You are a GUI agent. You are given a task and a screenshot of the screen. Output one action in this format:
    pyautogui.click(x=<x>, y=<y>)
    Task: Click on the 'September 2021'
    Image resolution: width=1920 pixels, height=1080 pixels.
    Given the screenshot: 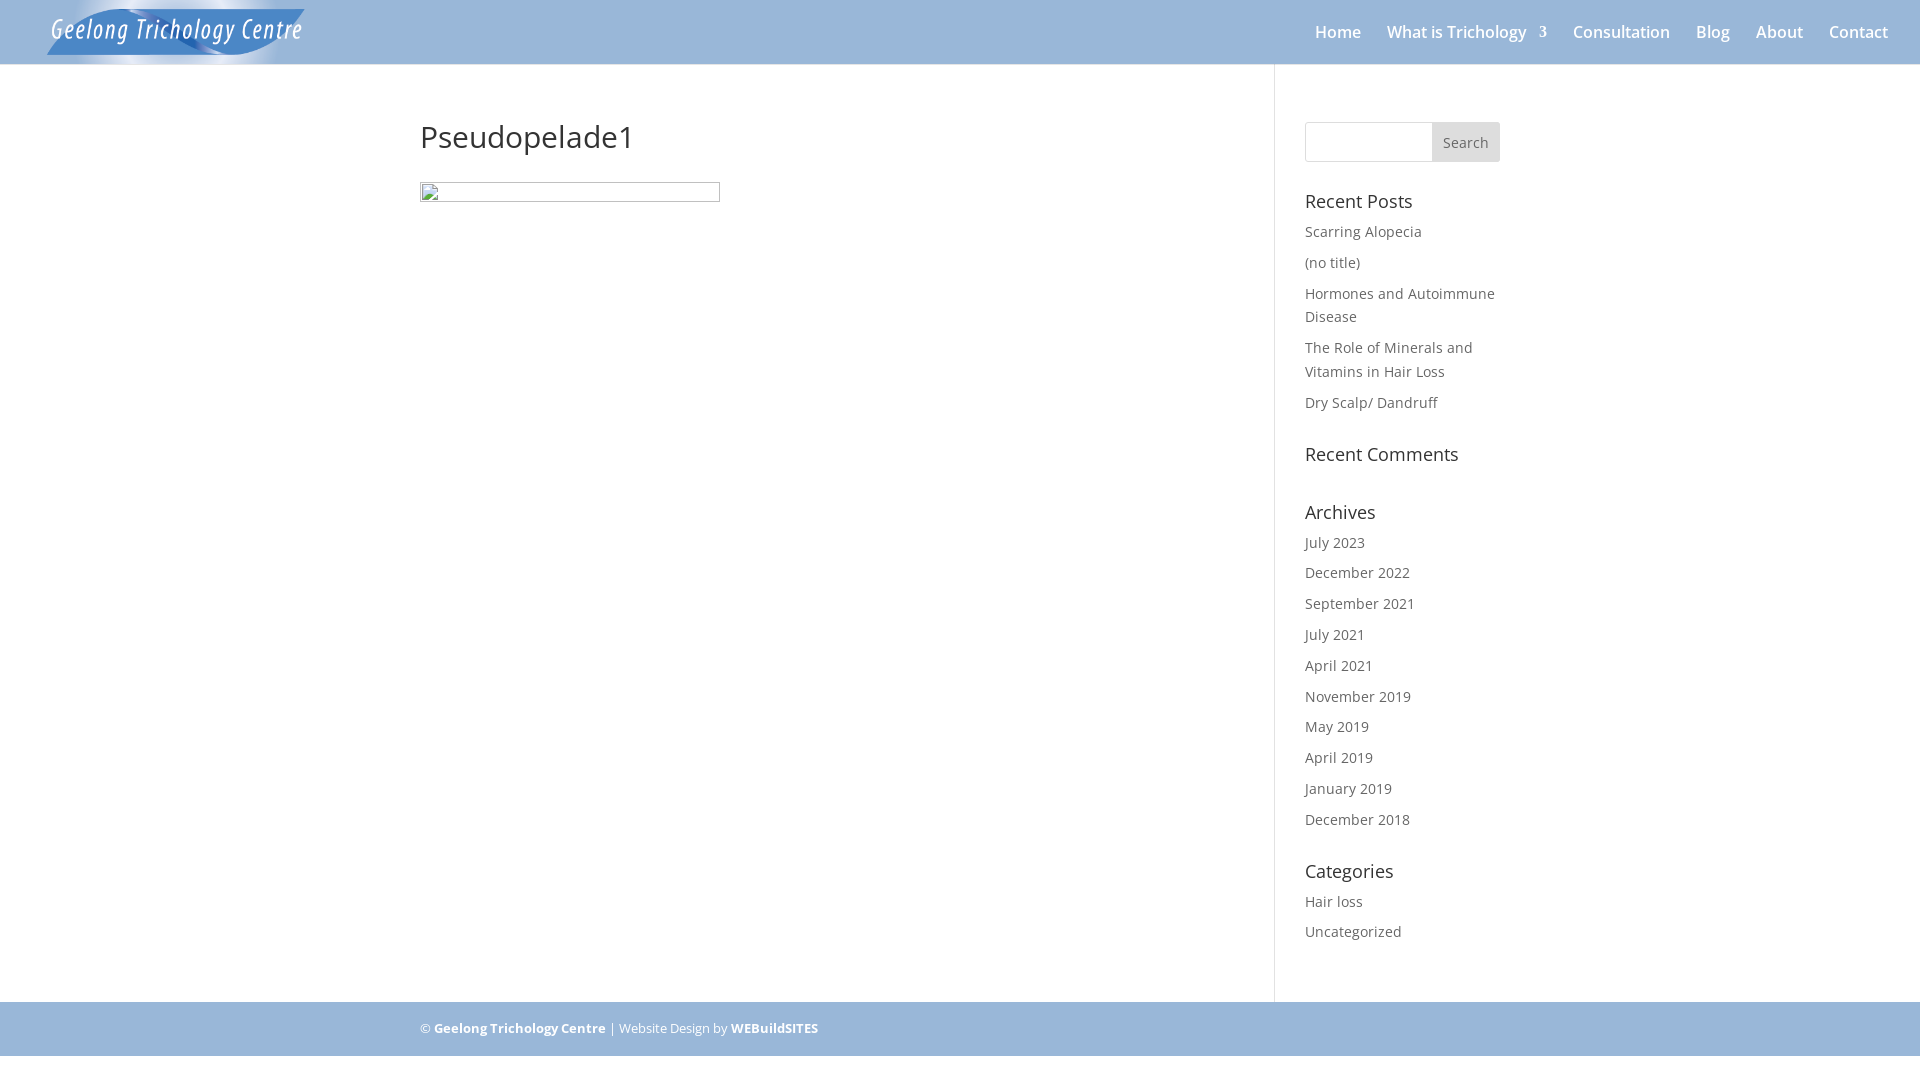 What is the action you would take?
    pyautogui.click(x=1305, y=602)
    